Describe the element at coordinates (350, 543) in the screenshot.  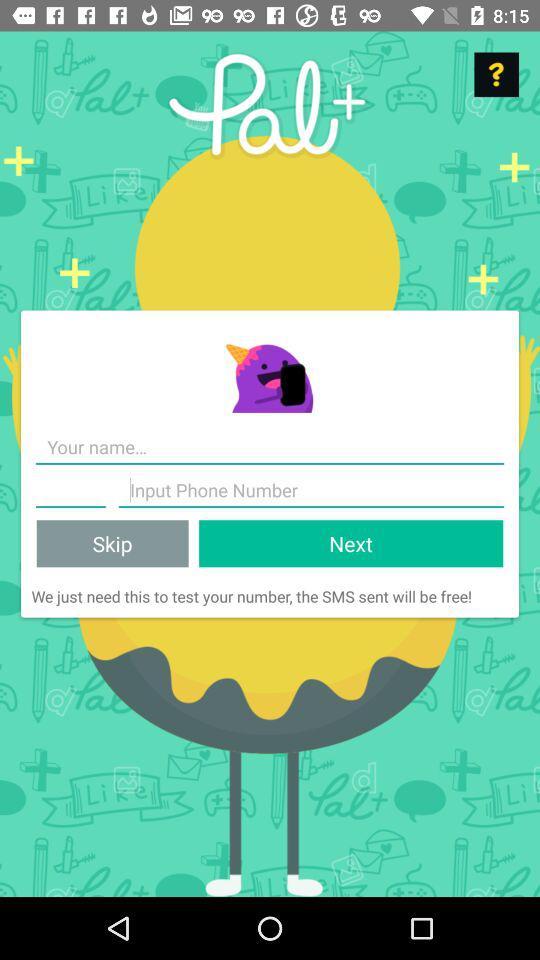
I see `the icon above we just need item` at that location.